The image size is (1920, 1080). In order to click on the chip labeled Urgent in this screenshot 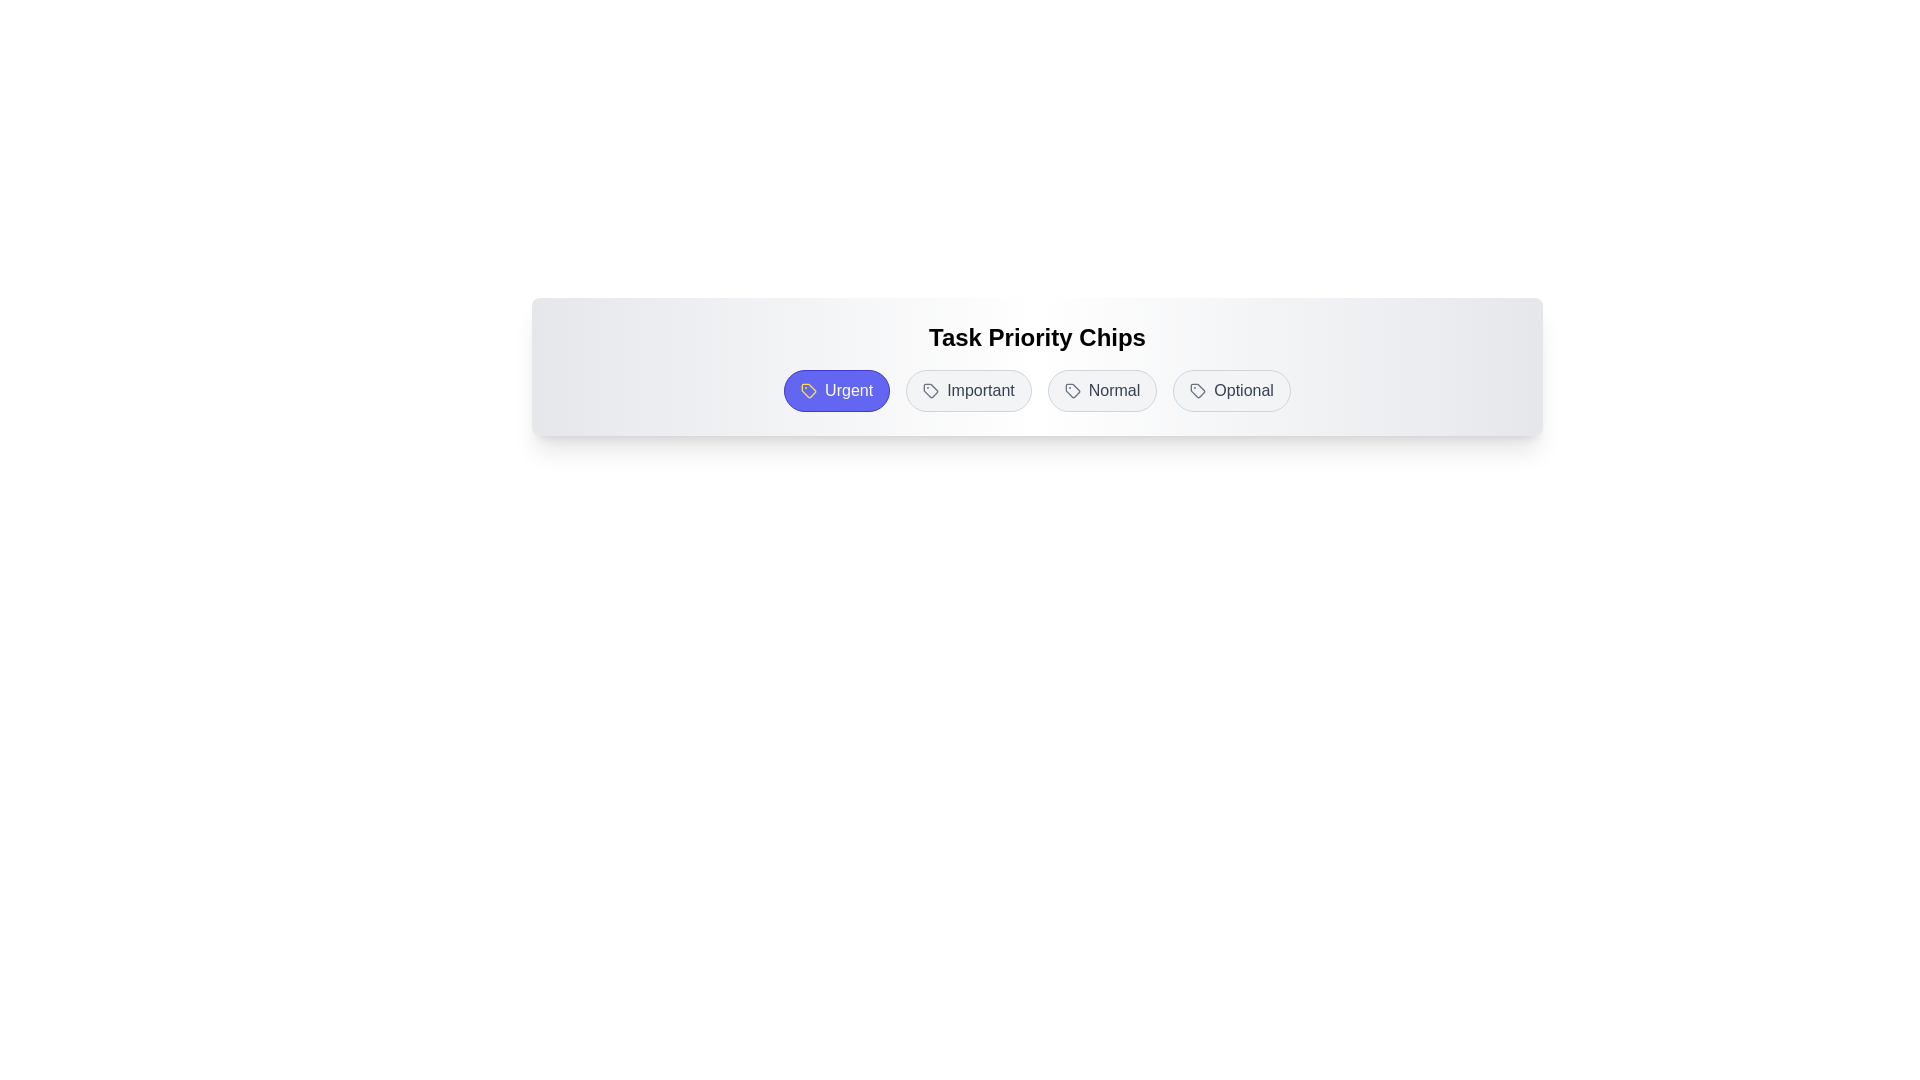, I will do `click(837, 390)`.